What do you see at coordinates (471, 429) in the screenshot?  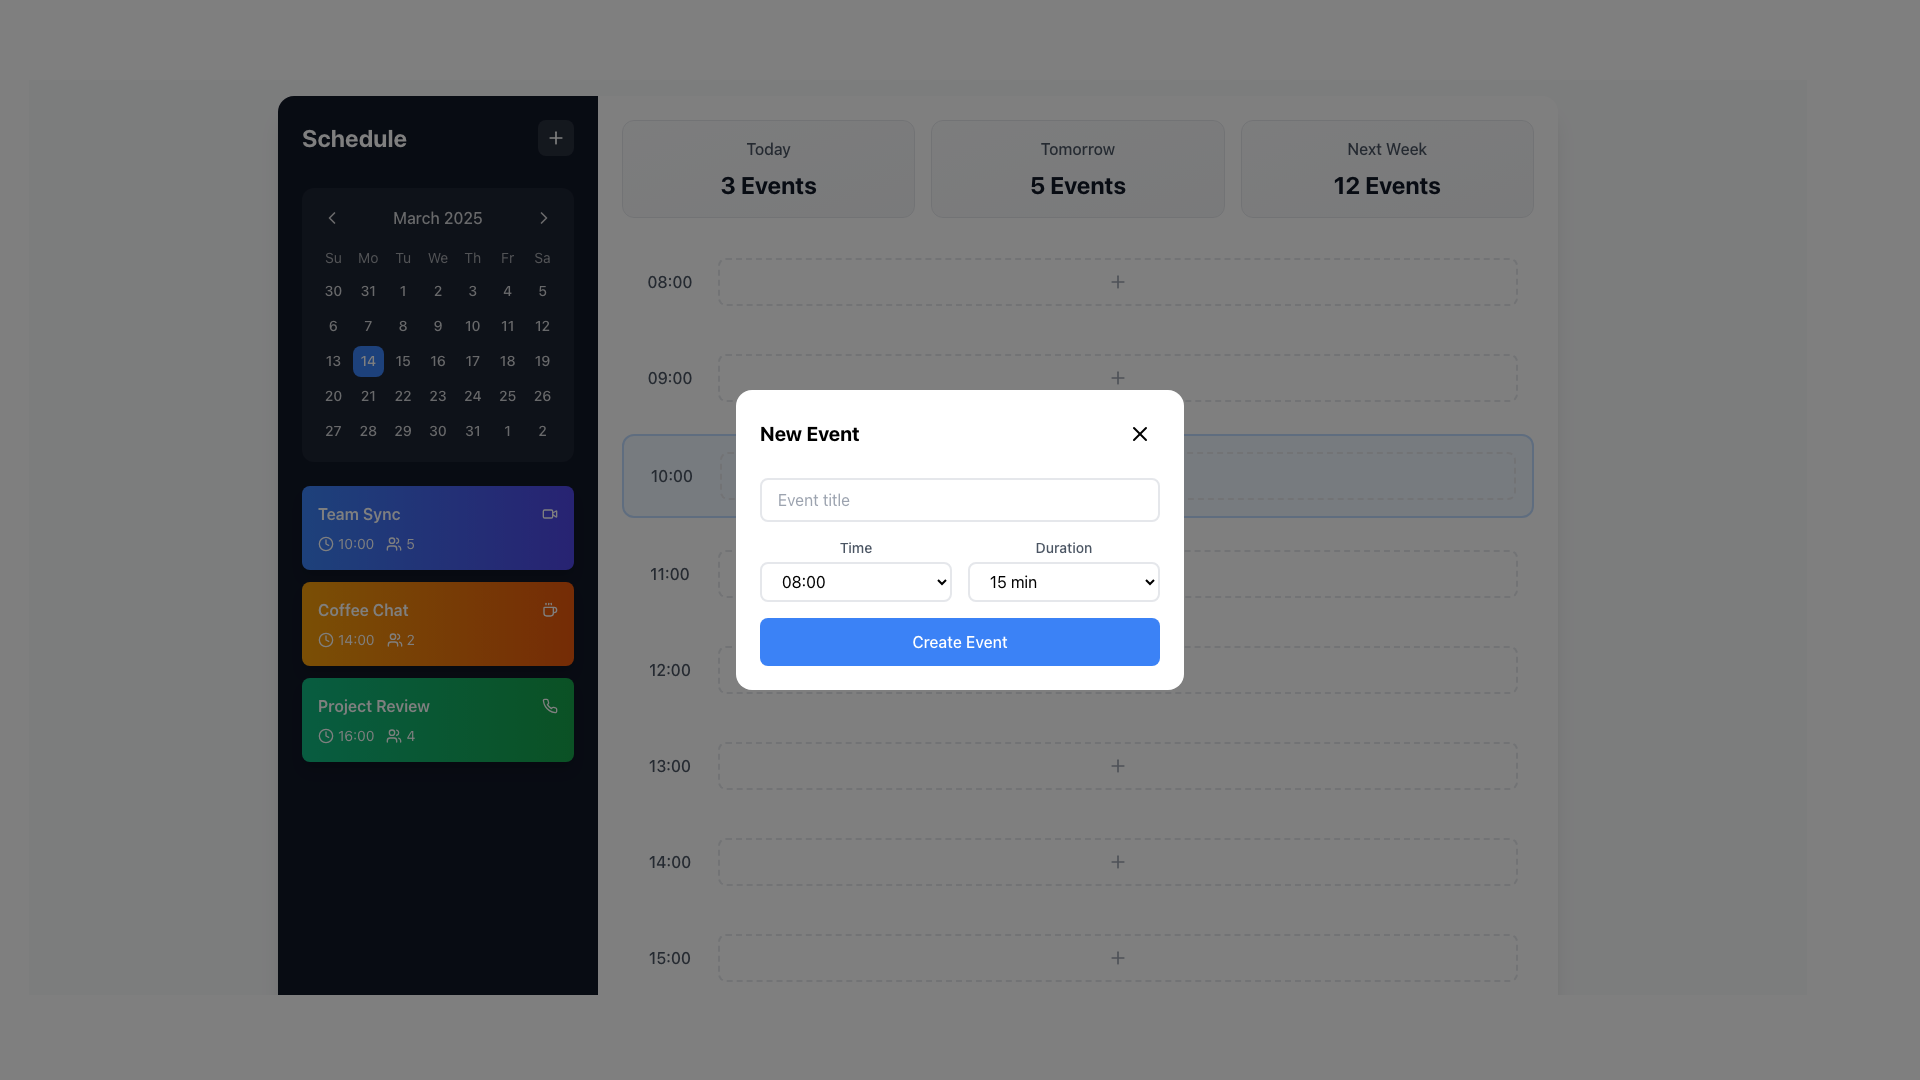 I see `the square button with rounded borders labeled '31' located in the bottom-right corner of the calendar grid to observe its interactive hover effect` at bounding box center [471, 429].